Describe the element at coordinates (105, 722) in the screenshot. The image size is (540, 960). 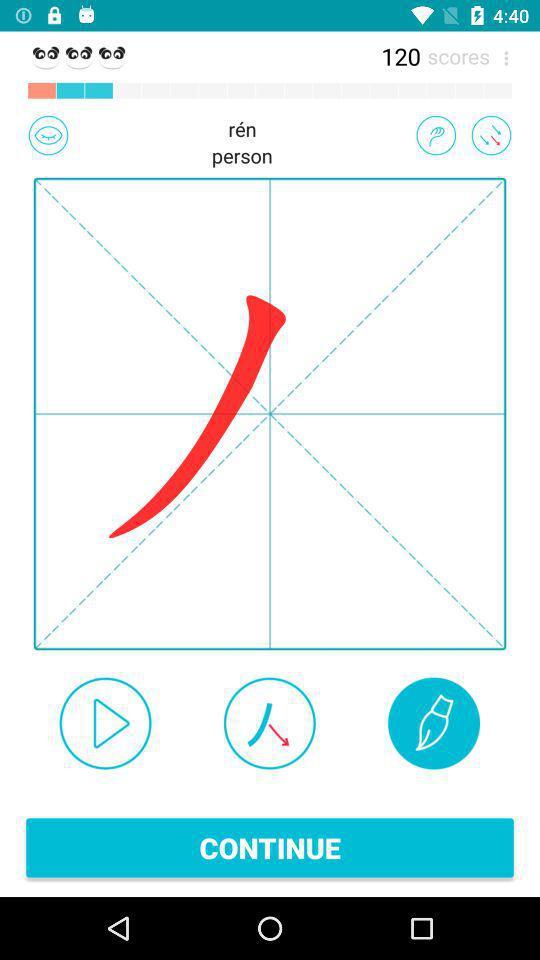
I see `the icon at the bottom left corner` at that location.